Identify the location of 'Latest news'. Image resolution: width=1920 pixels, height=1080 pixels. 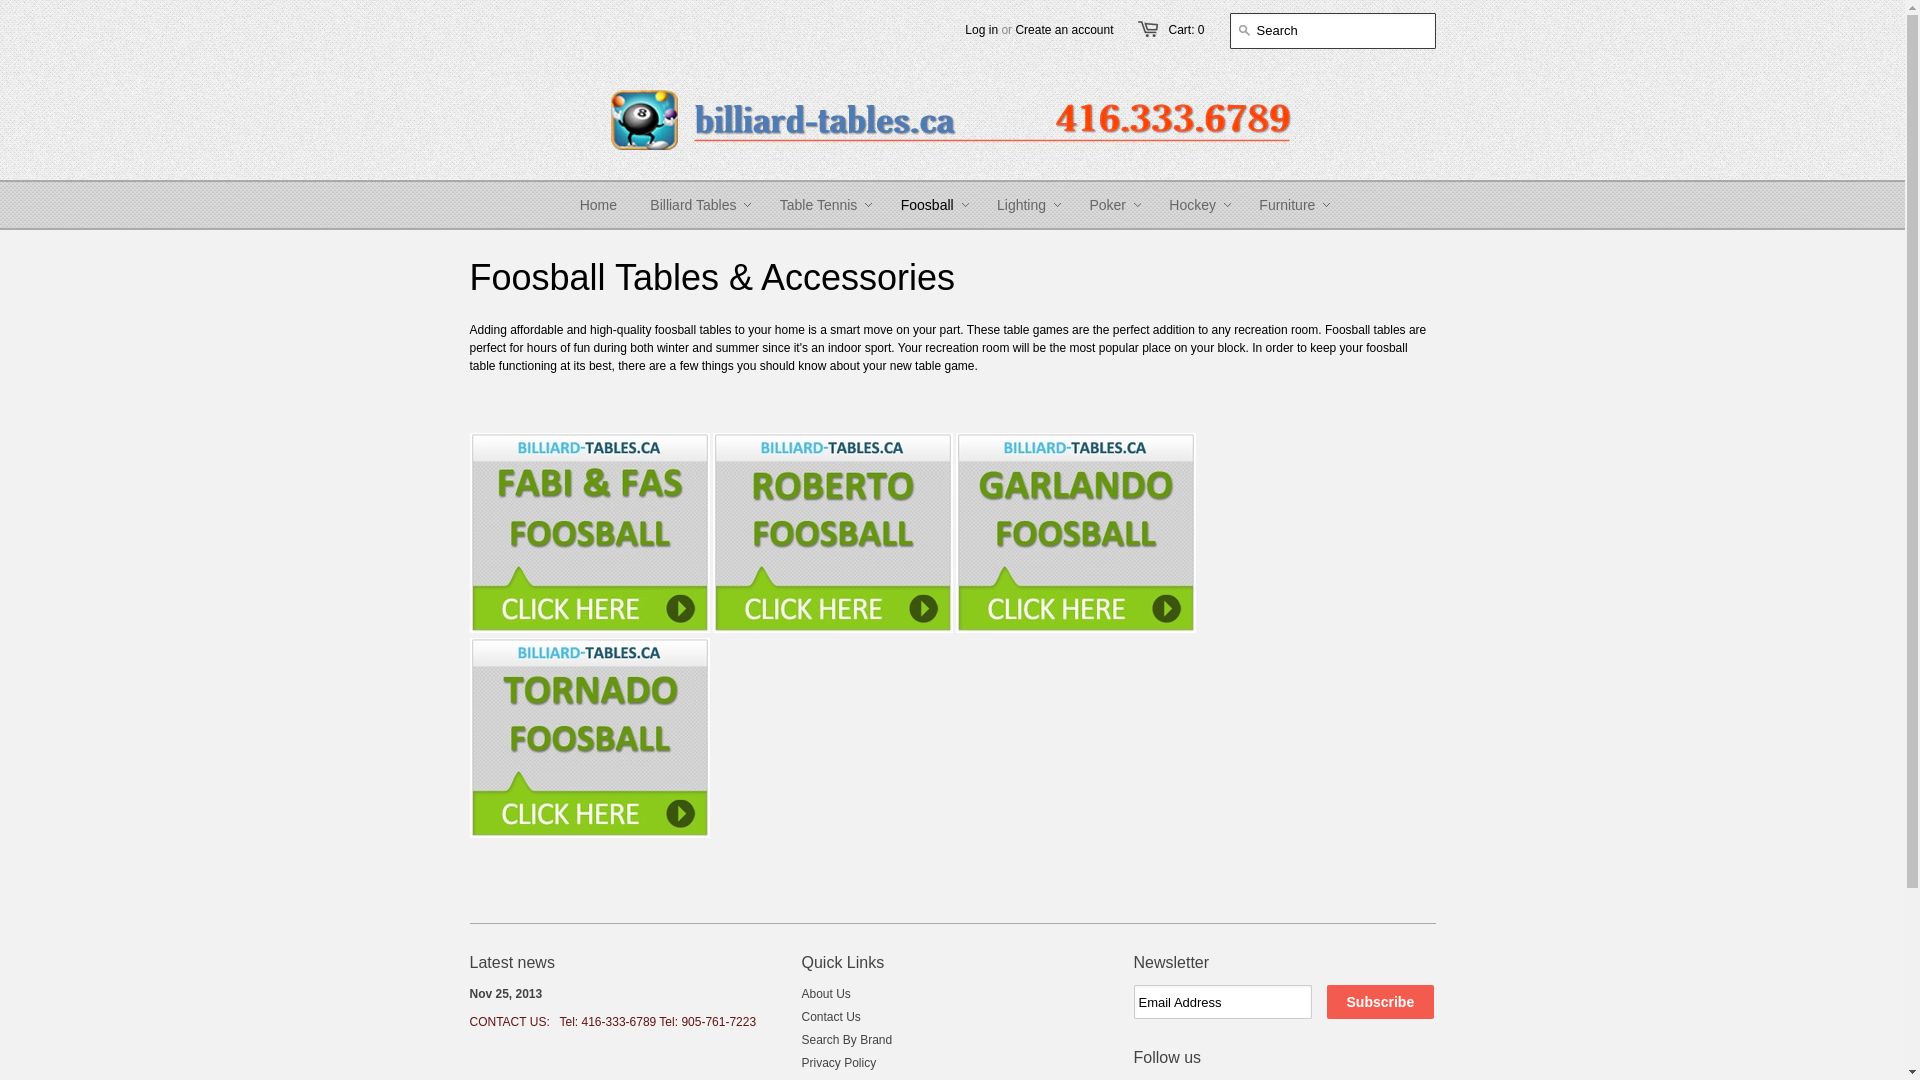
(512, 961).